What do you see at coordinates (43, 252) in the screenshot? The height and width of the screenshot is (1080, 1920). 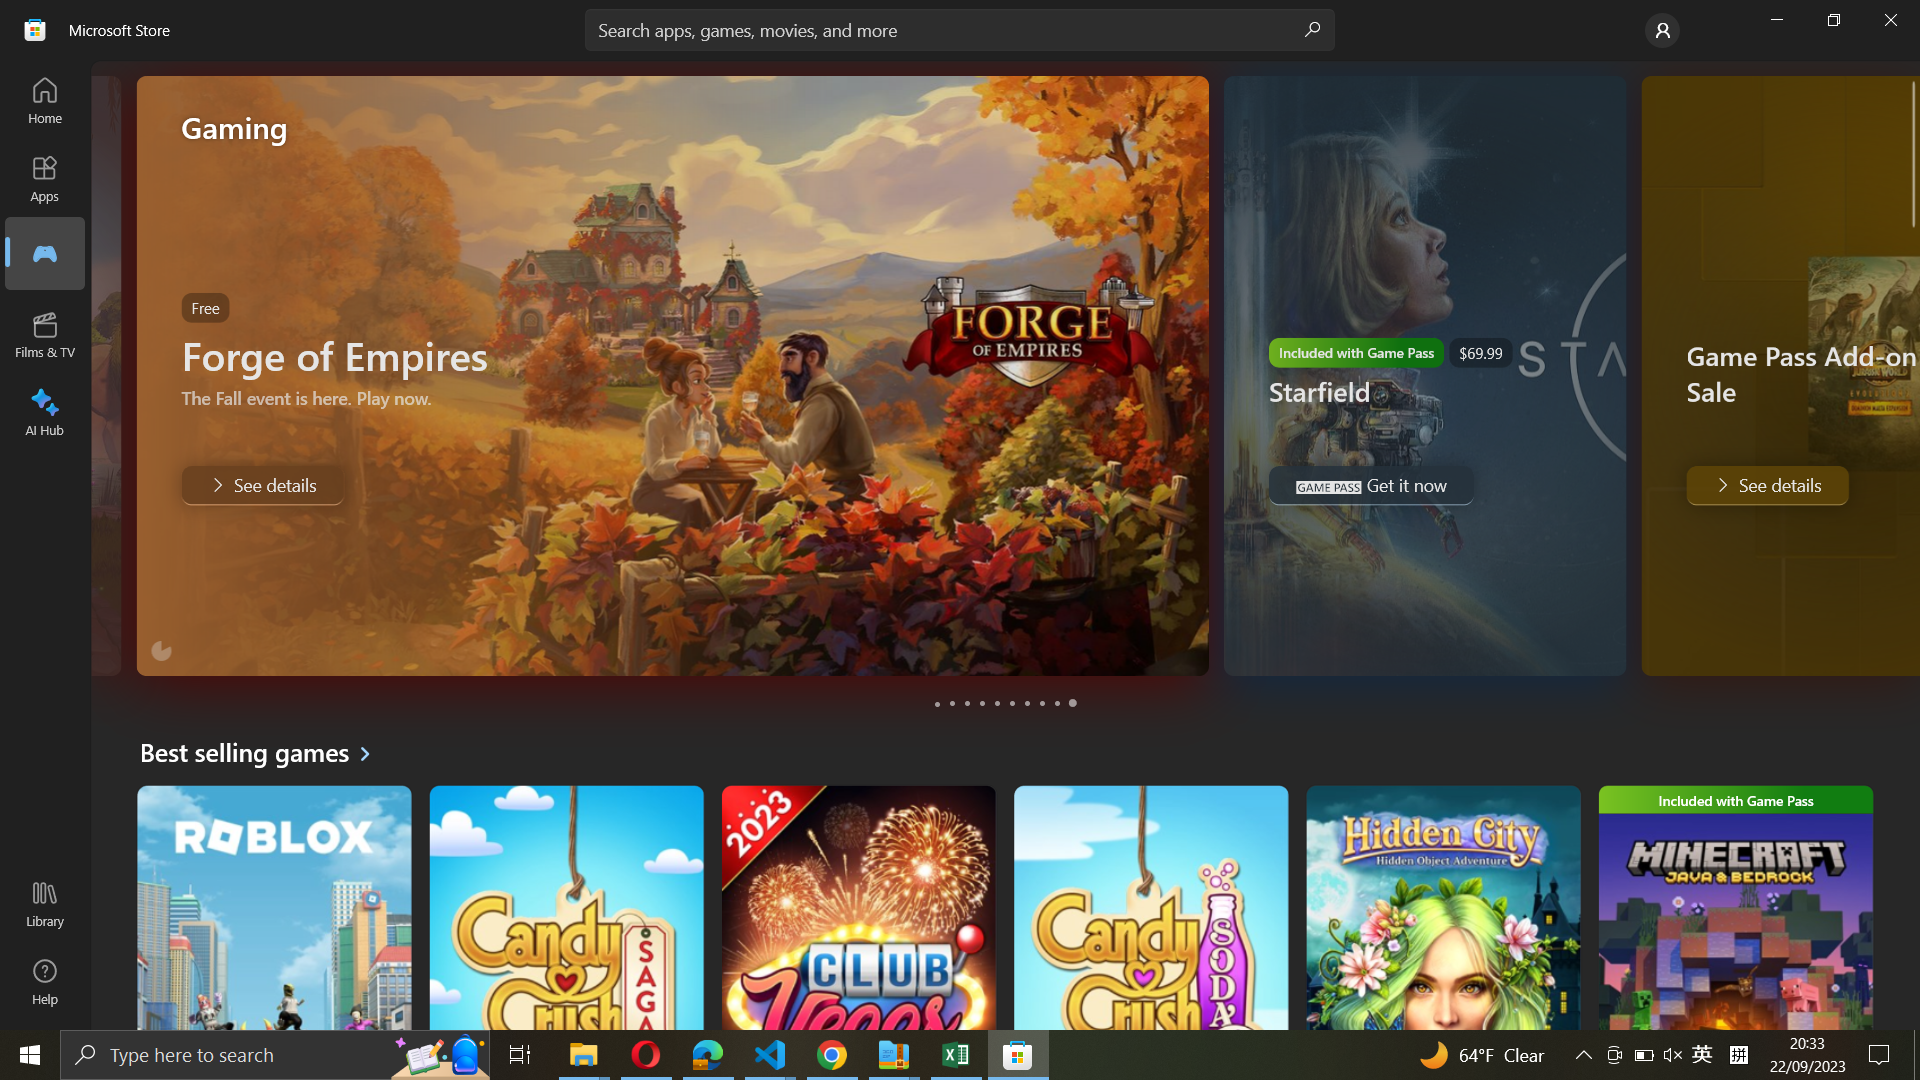 I see `the Games area` at bounding box center [43, 252].